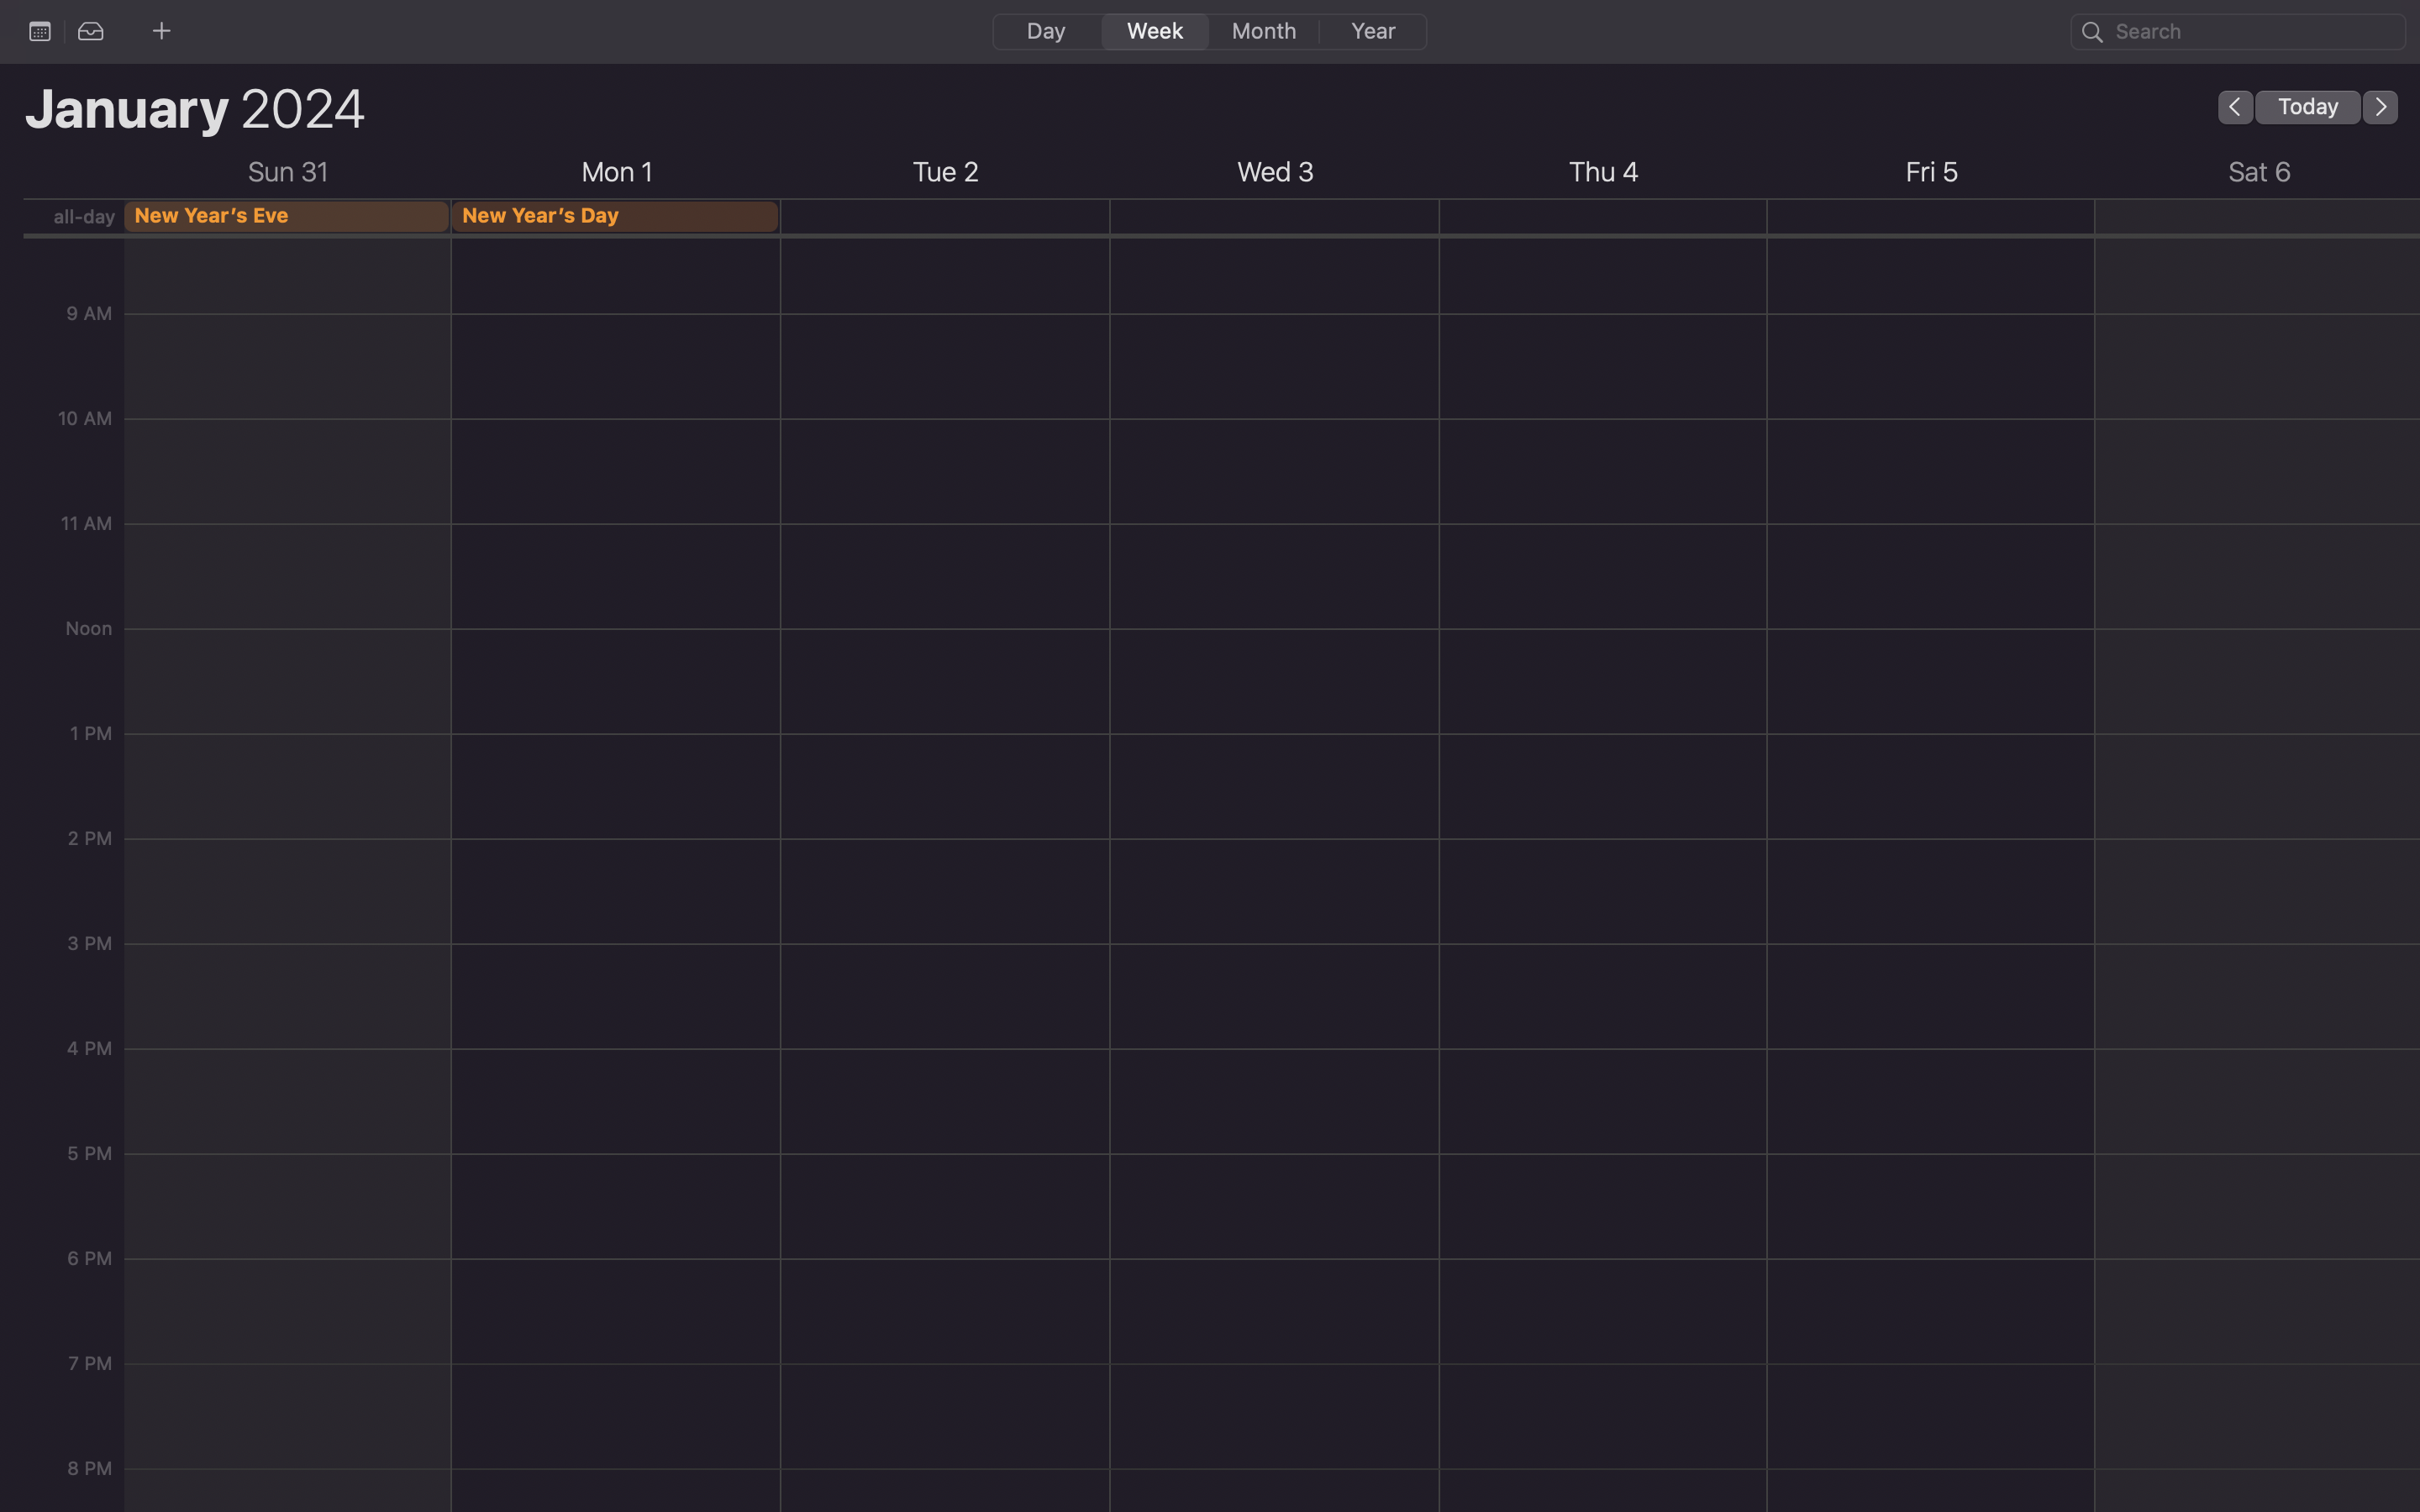 The height and width of the screenshot is (1512, 2420). Describe the element at coordinates (616, 971) in the screenshot. I see `Schedule an event for 5 PM on Monday` at that location.